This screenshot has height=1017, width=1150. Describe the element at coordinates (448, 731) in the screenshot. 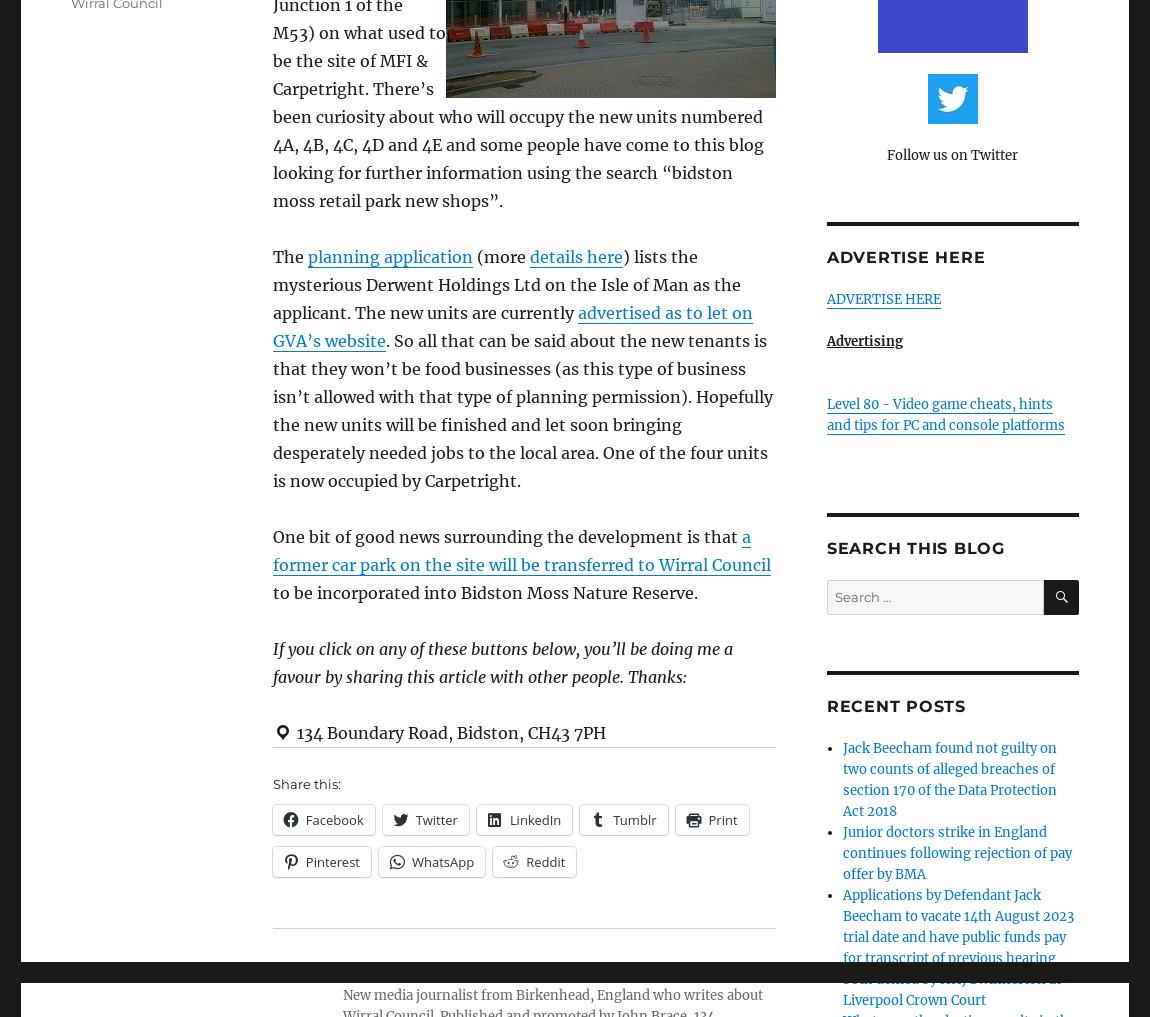

I see `'134 Boundary Road, Bidston, CH43 7PH'` at that location.